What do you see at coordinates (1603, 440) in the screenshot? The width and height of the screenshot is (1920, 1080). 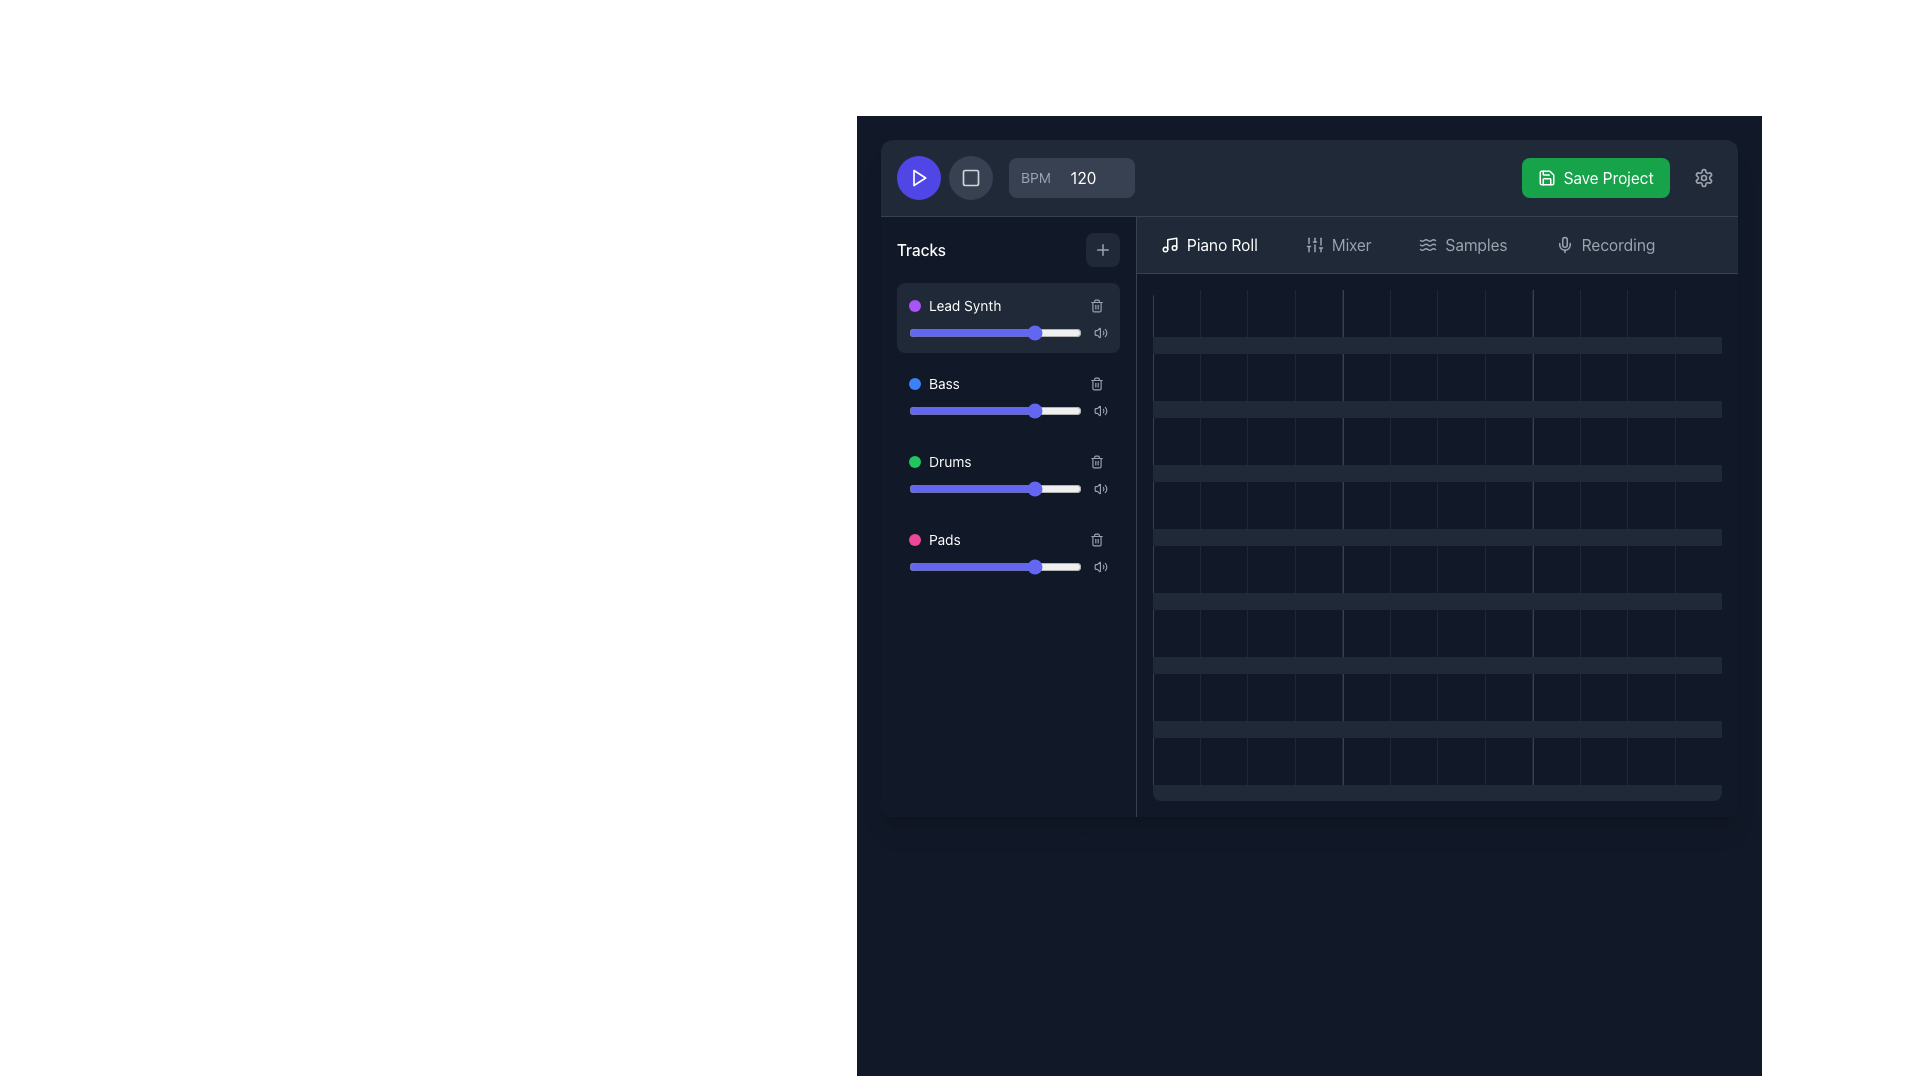 I see `the dark gray square grid cell located in the eleventh column of the third row, which has rounded corners and lightens slightly on hover` at bounding box center [1603, 440].